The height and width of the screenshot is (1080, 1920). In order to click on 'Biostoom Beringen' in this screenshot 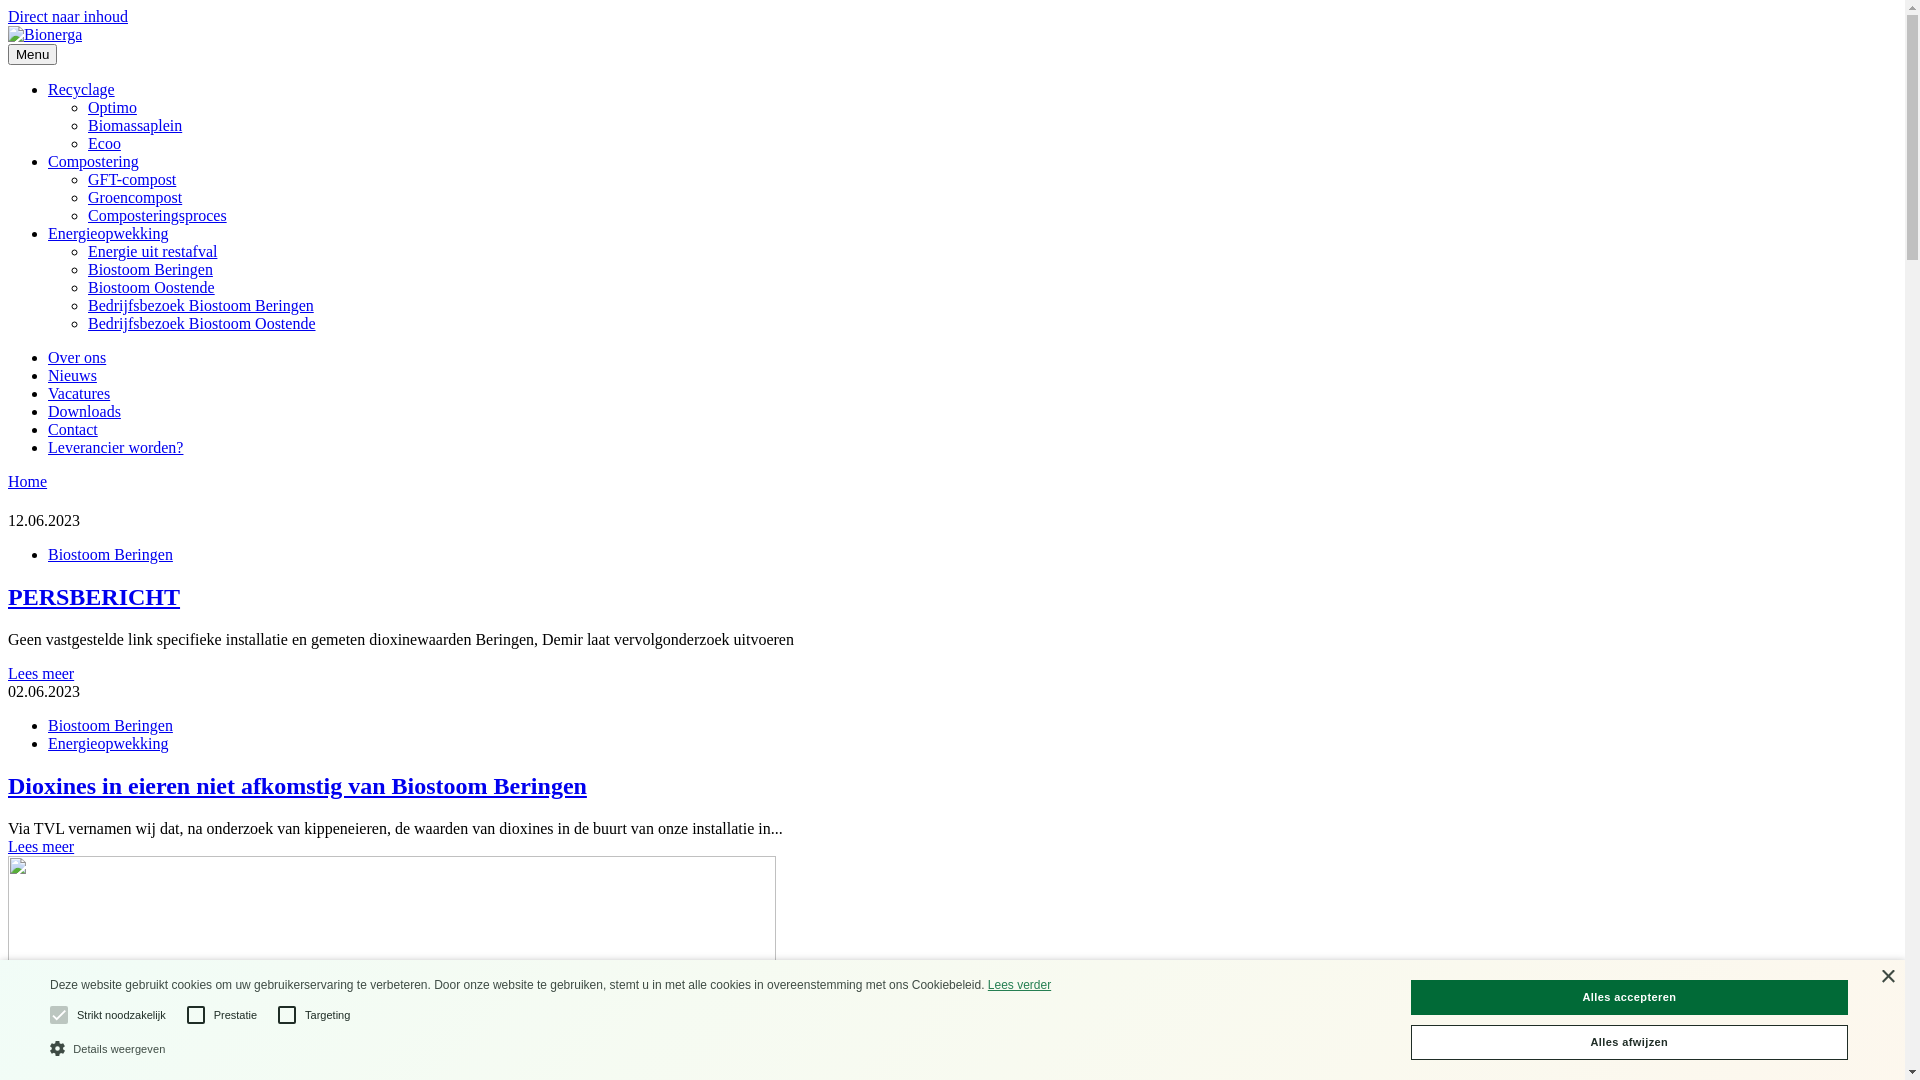, I will do `click(48, 554)`.